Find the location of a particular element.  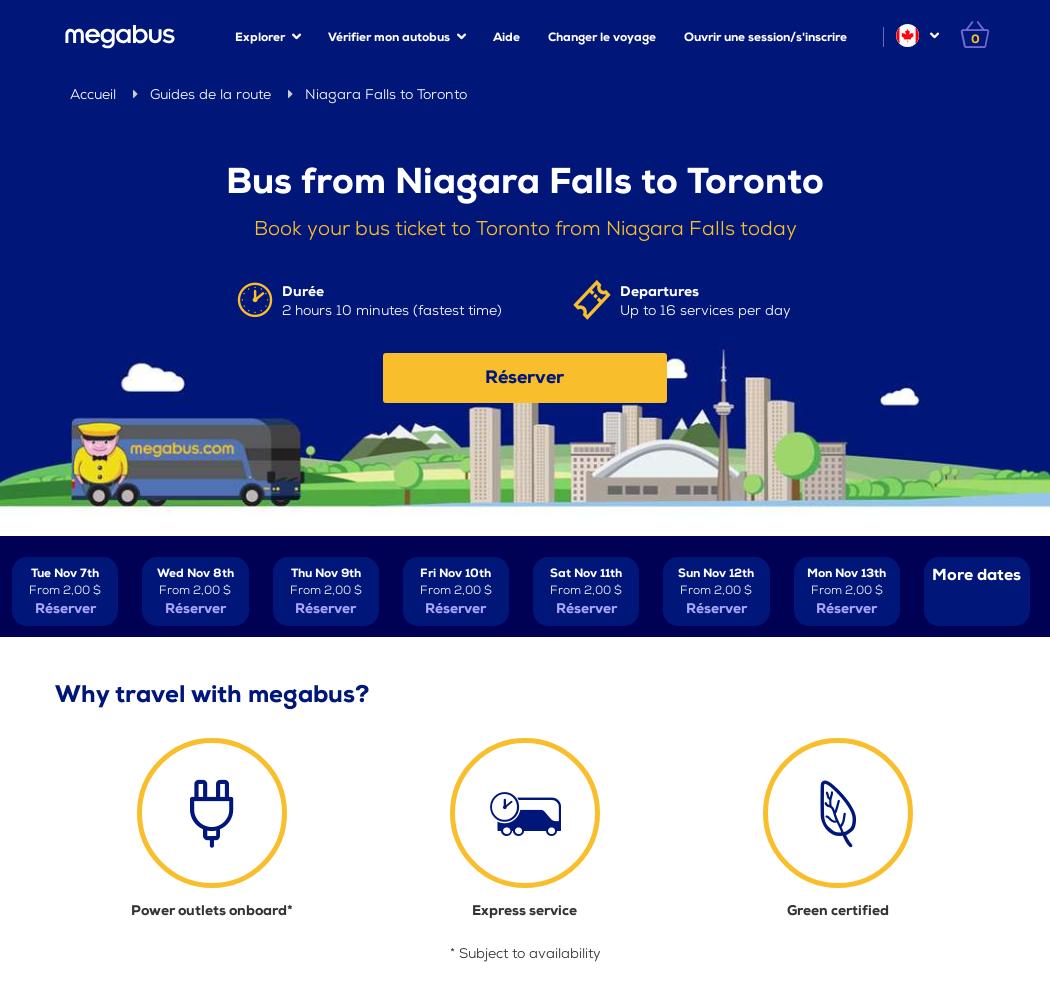

'Ouvrir une session/s'inscrire' is located at coordinates (765, 36).